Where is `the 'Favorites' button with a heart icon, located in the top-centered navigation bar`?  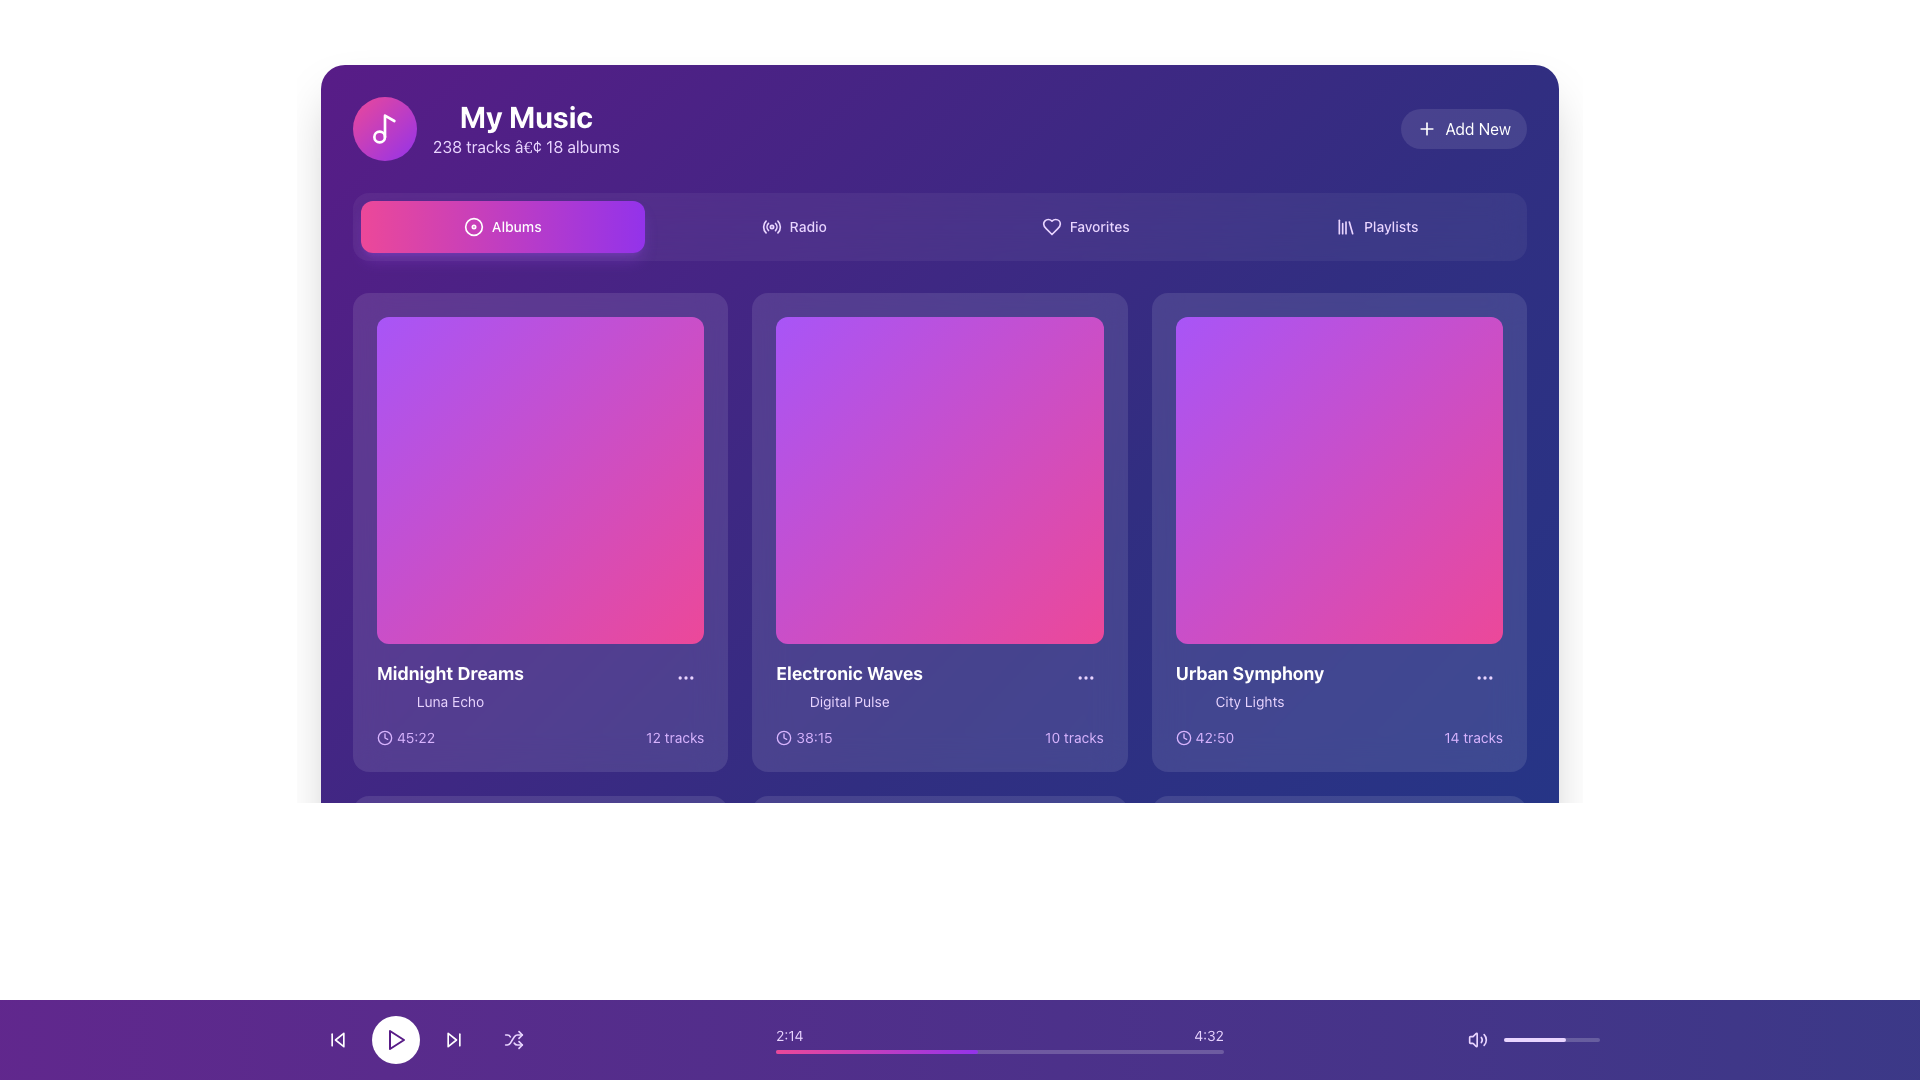
the 'Favorites' button with a heart icon, located in the top-centered navigation bar is located at coordinates (1084, 226).